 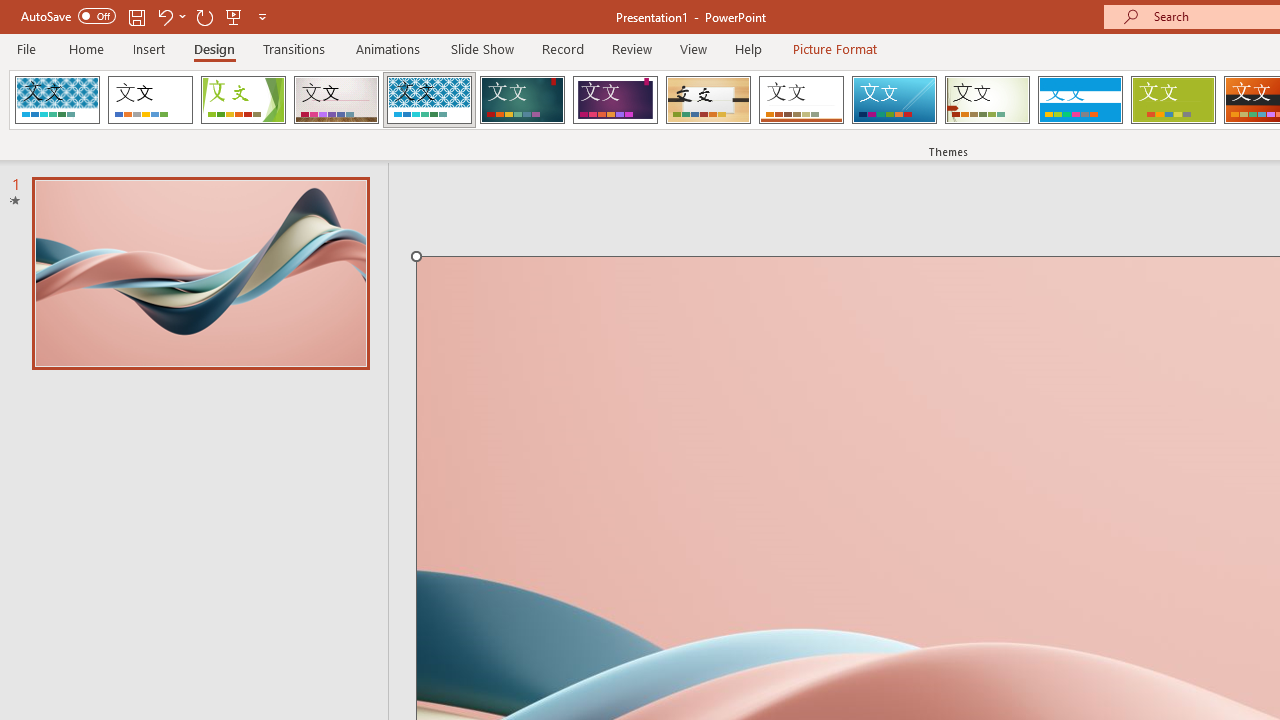 What do you see at coordinates (336, 100) in the screenshot?
I see `'Gallery'` at bounding box center [336, 100].